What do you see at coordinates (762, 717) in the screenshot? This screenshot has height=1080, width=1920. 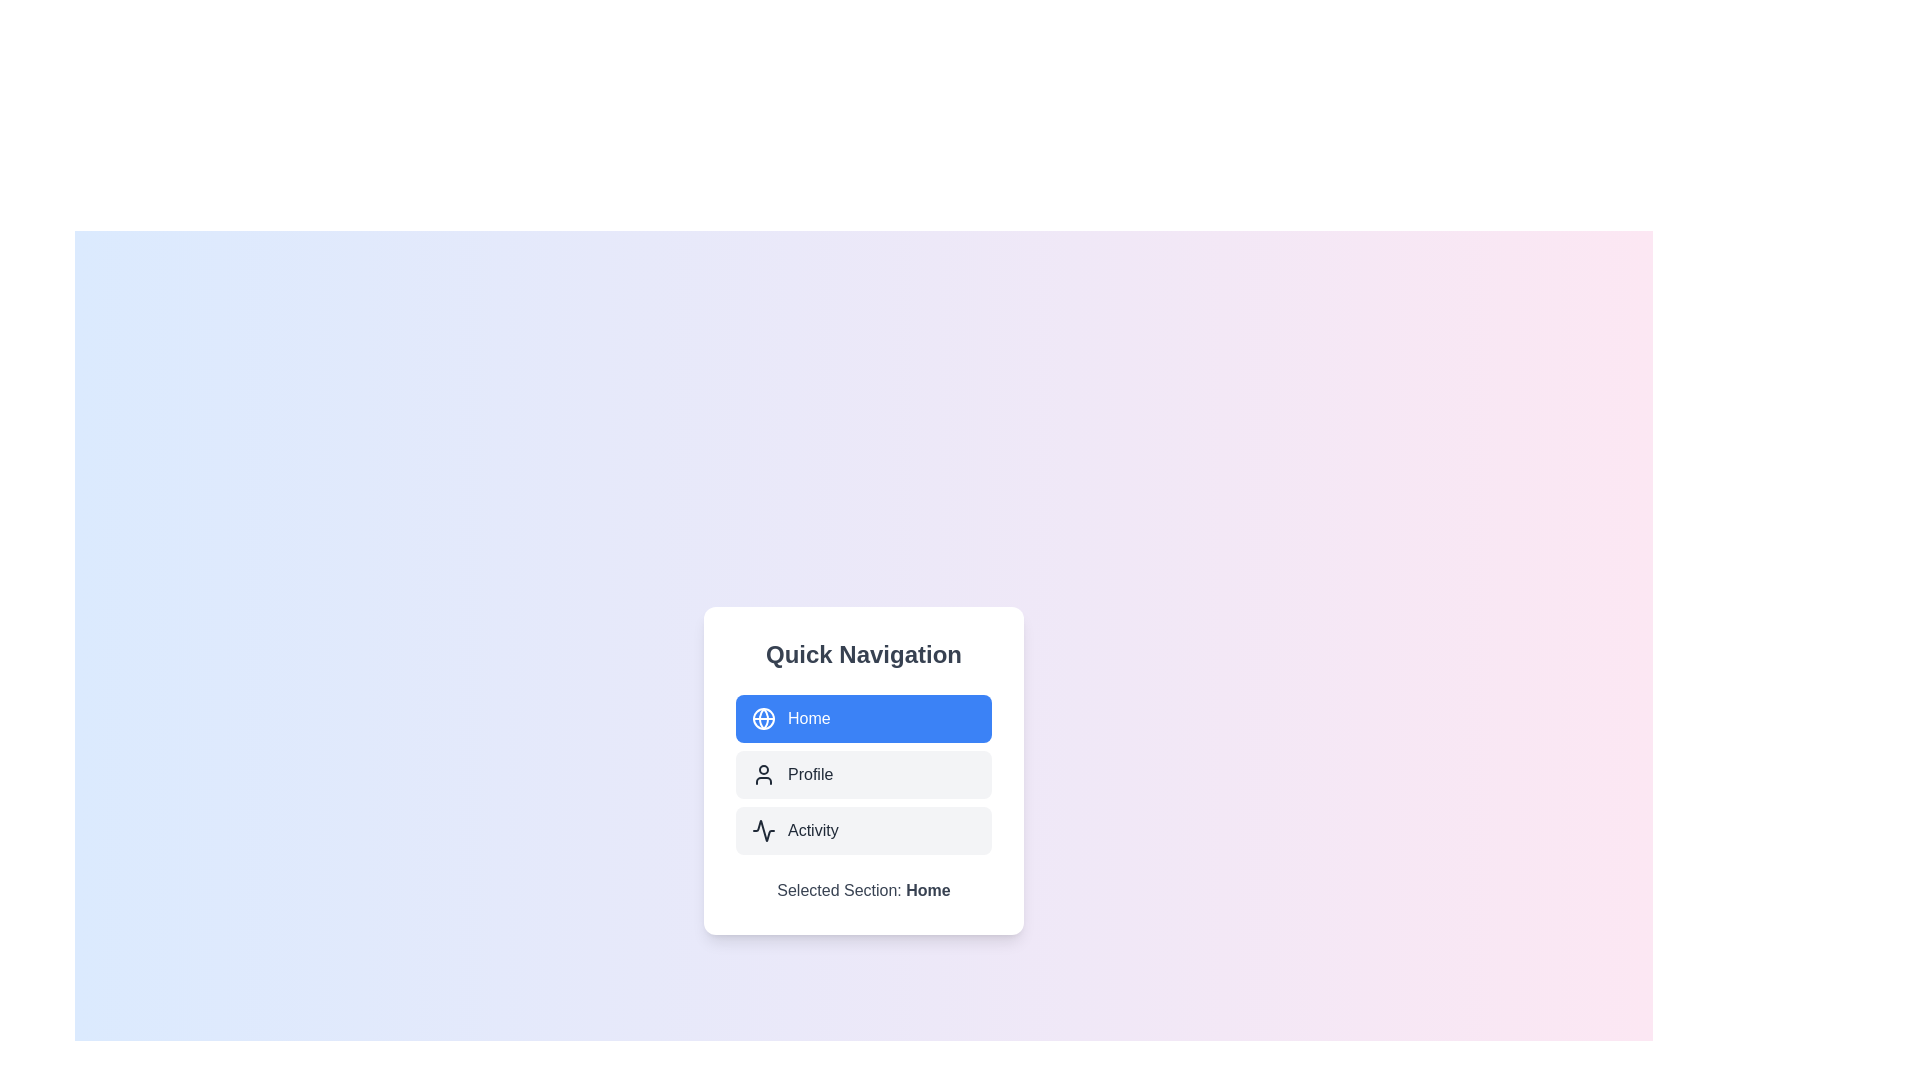 I see `the 'Home' navigation button which contains the Globe icon` at bounding box center [762, 717].